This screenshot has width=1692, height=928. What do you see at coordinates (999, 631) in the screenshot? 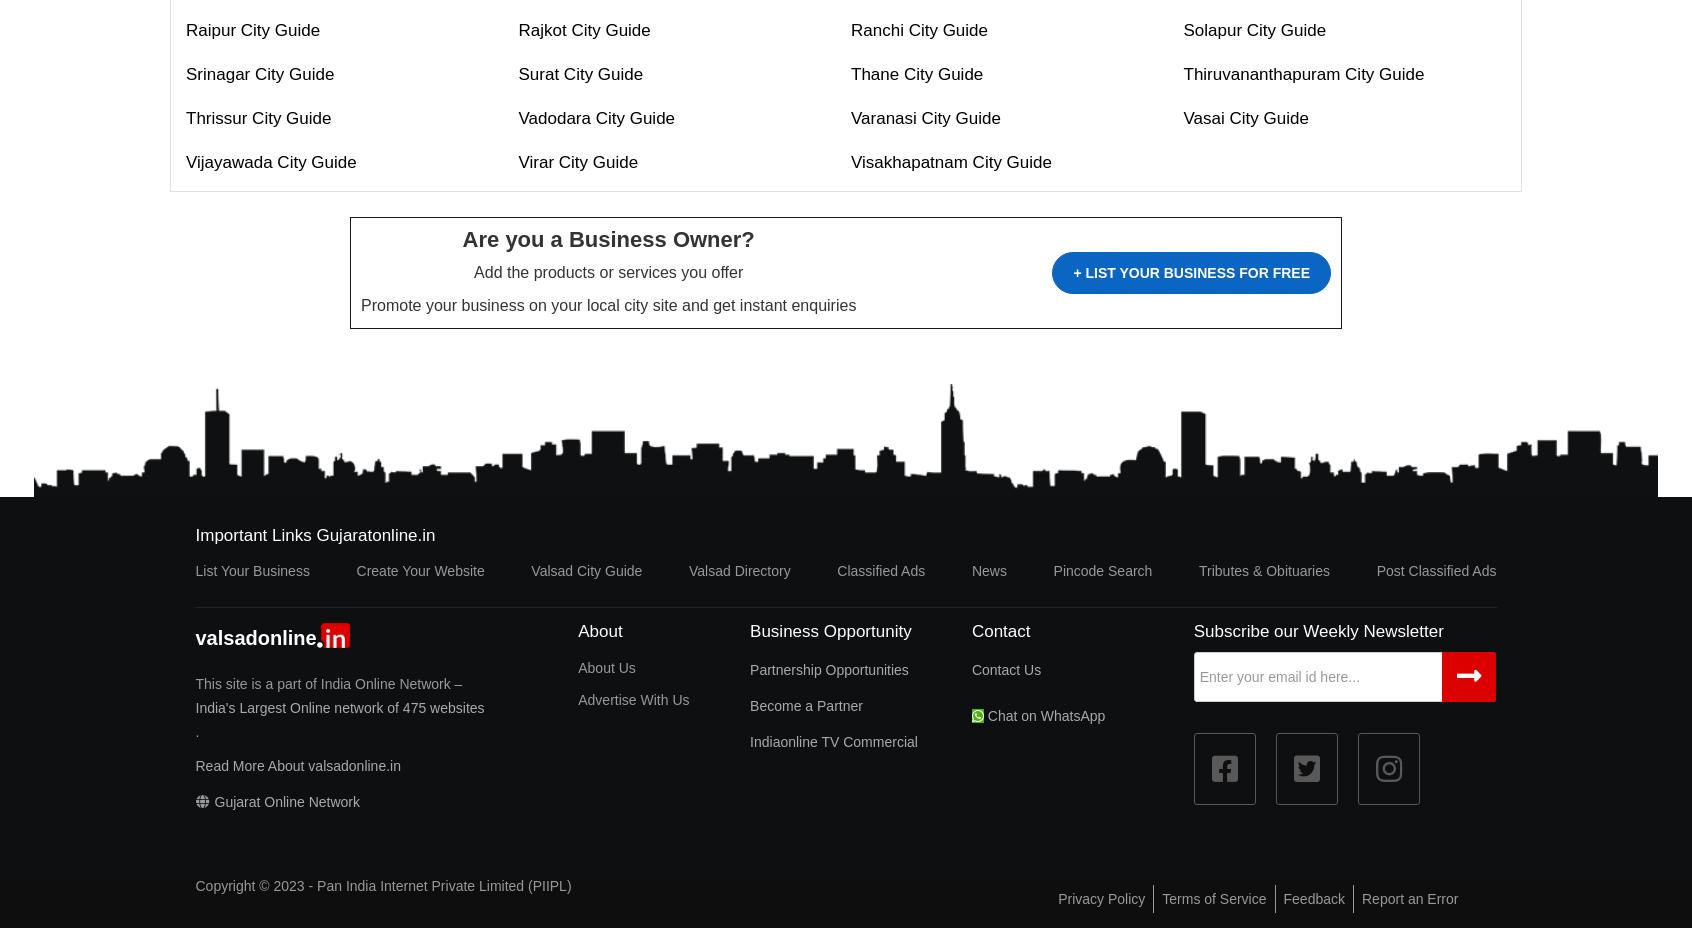
I see `'Contact'` at bounding box center [999, 631].